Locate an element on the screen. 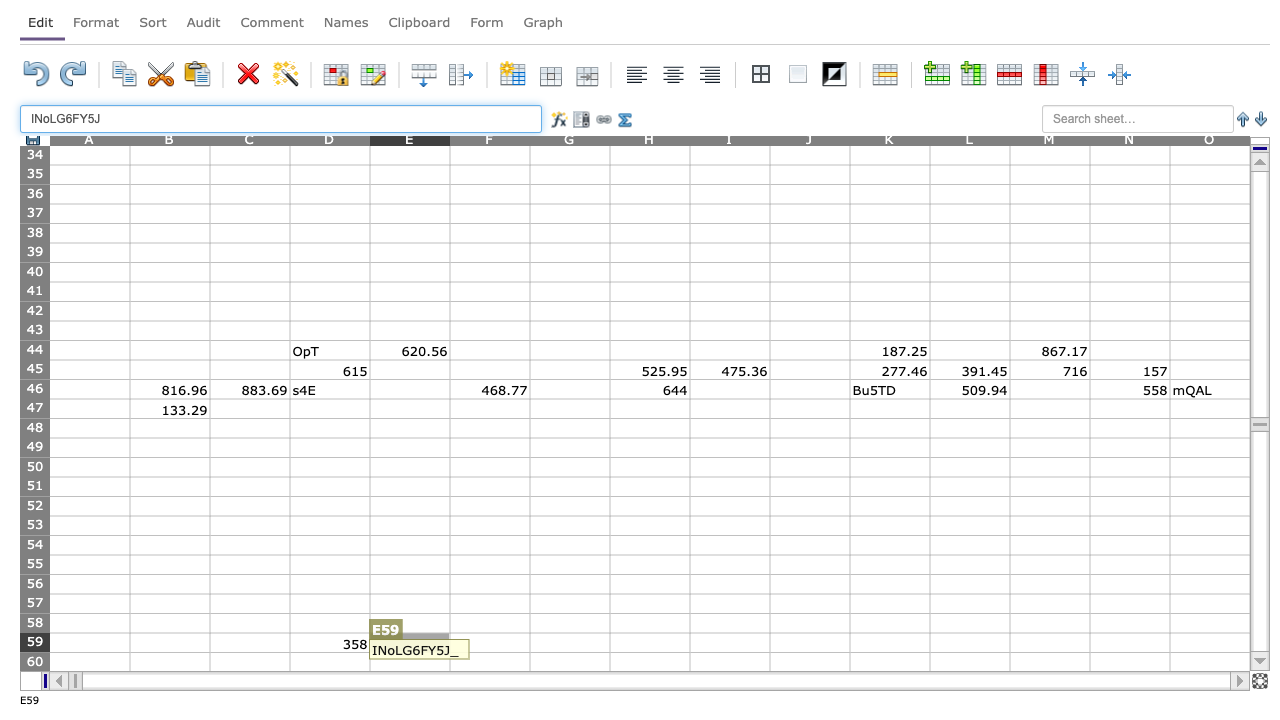  Bottom right corner of cell H-59 is located at coordinates (690, 652).